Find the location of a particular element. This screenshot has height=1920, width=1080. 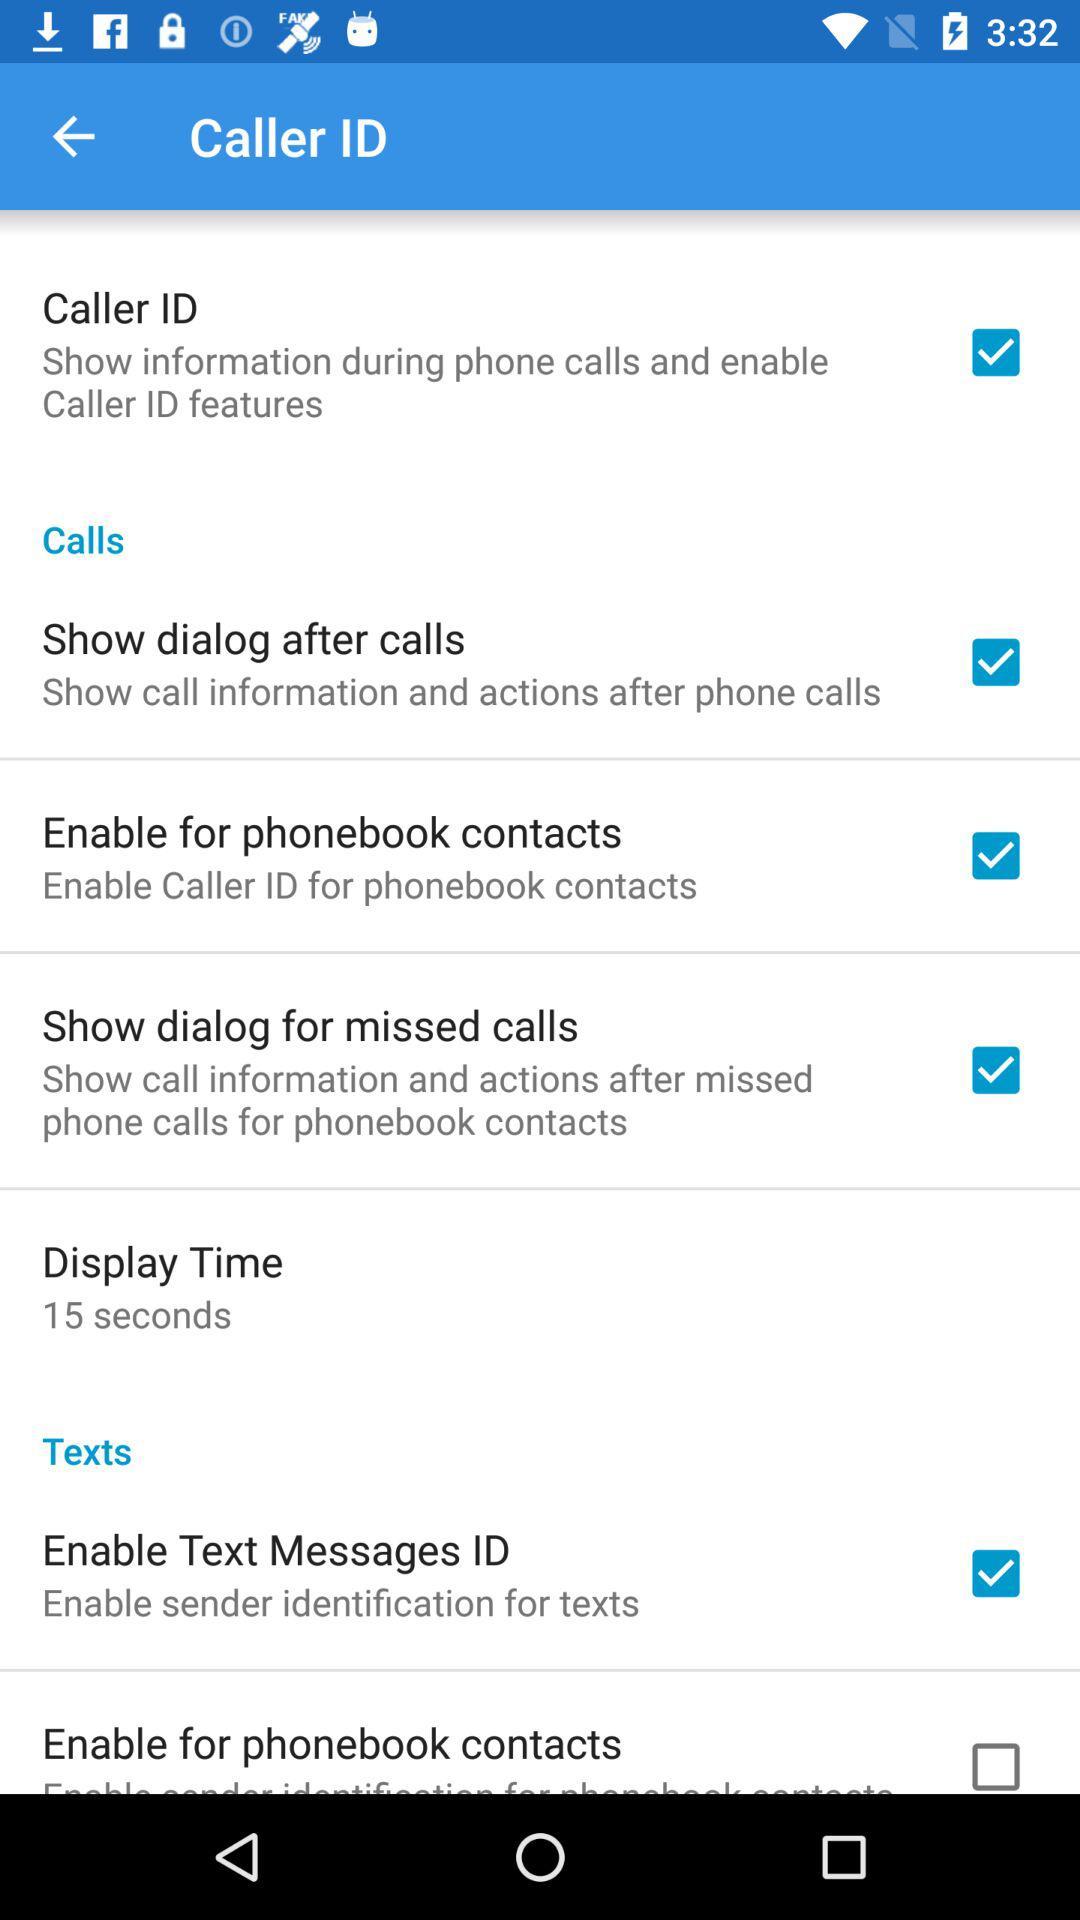

the item below the show call information icon is located at coordinates (161, 1259).